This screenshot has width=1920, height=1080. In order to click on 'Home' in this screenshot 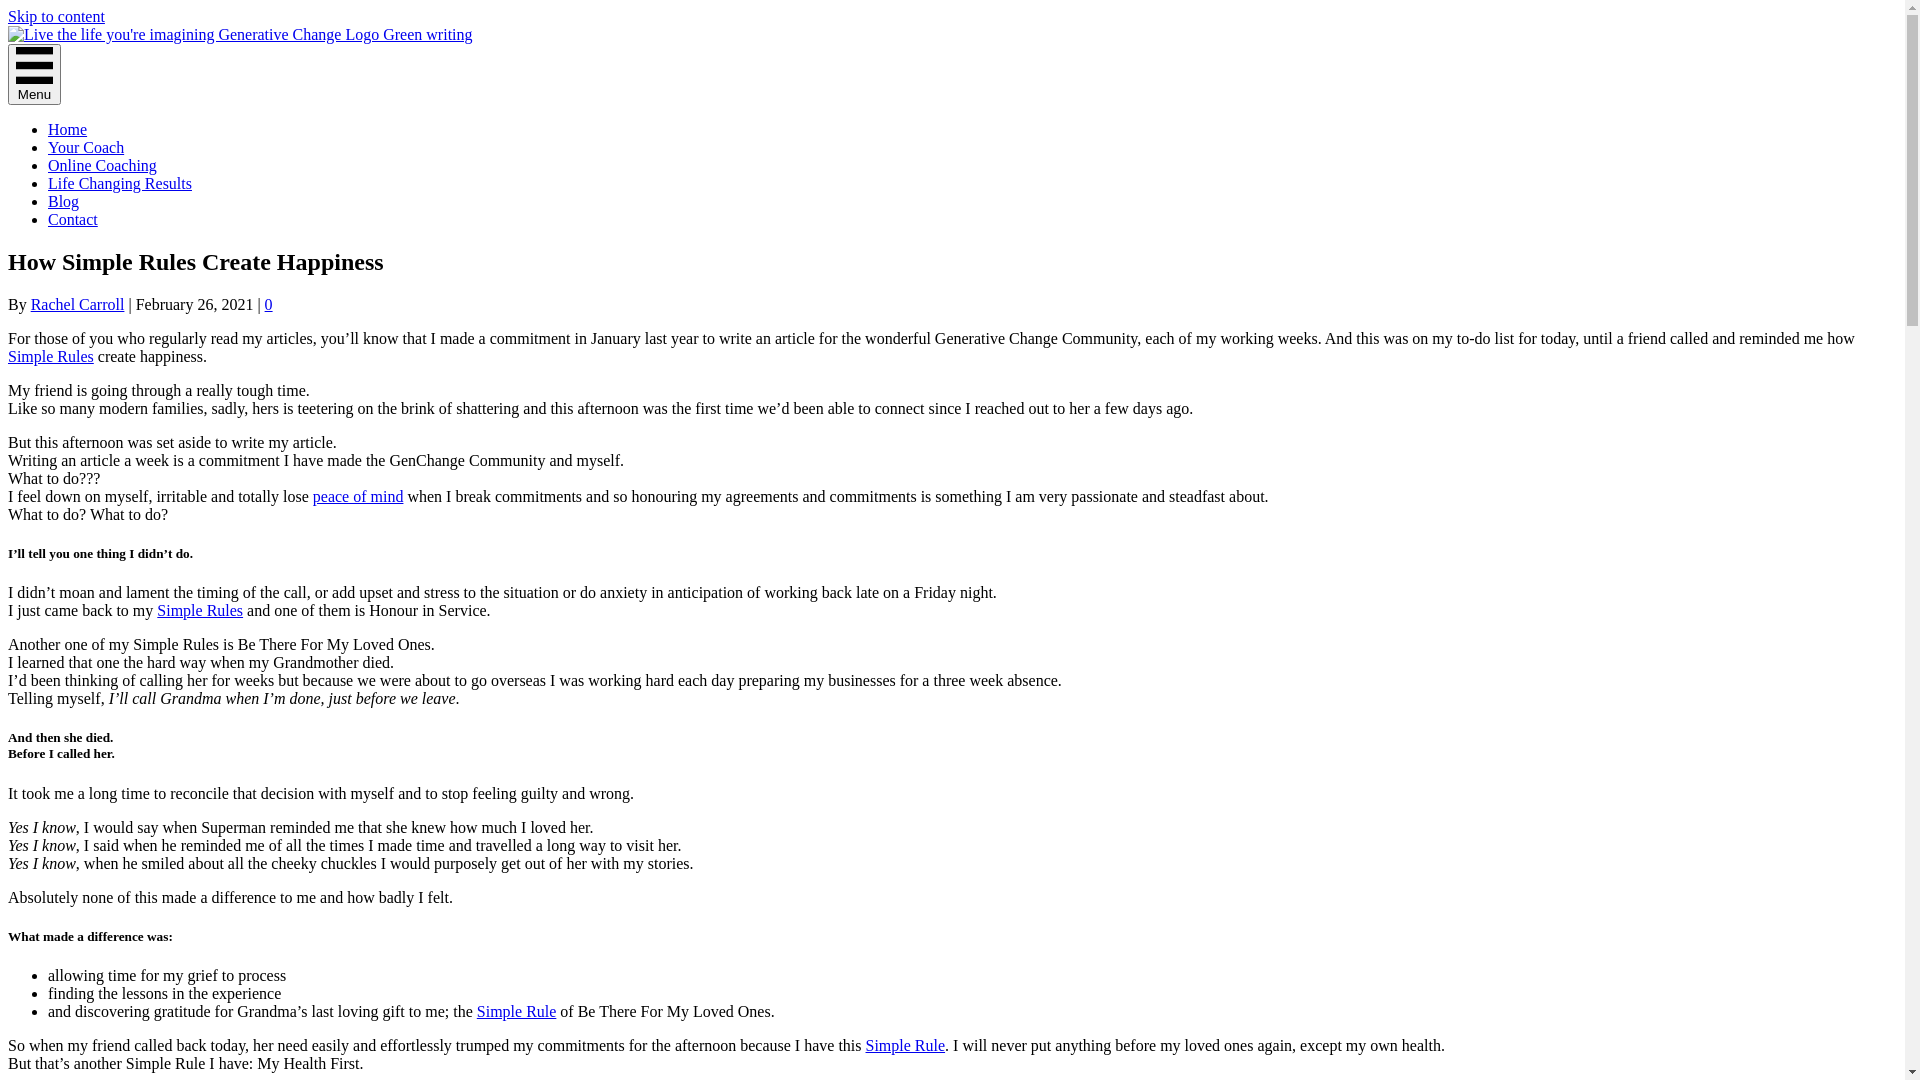, I will do `click(67, 129)`.